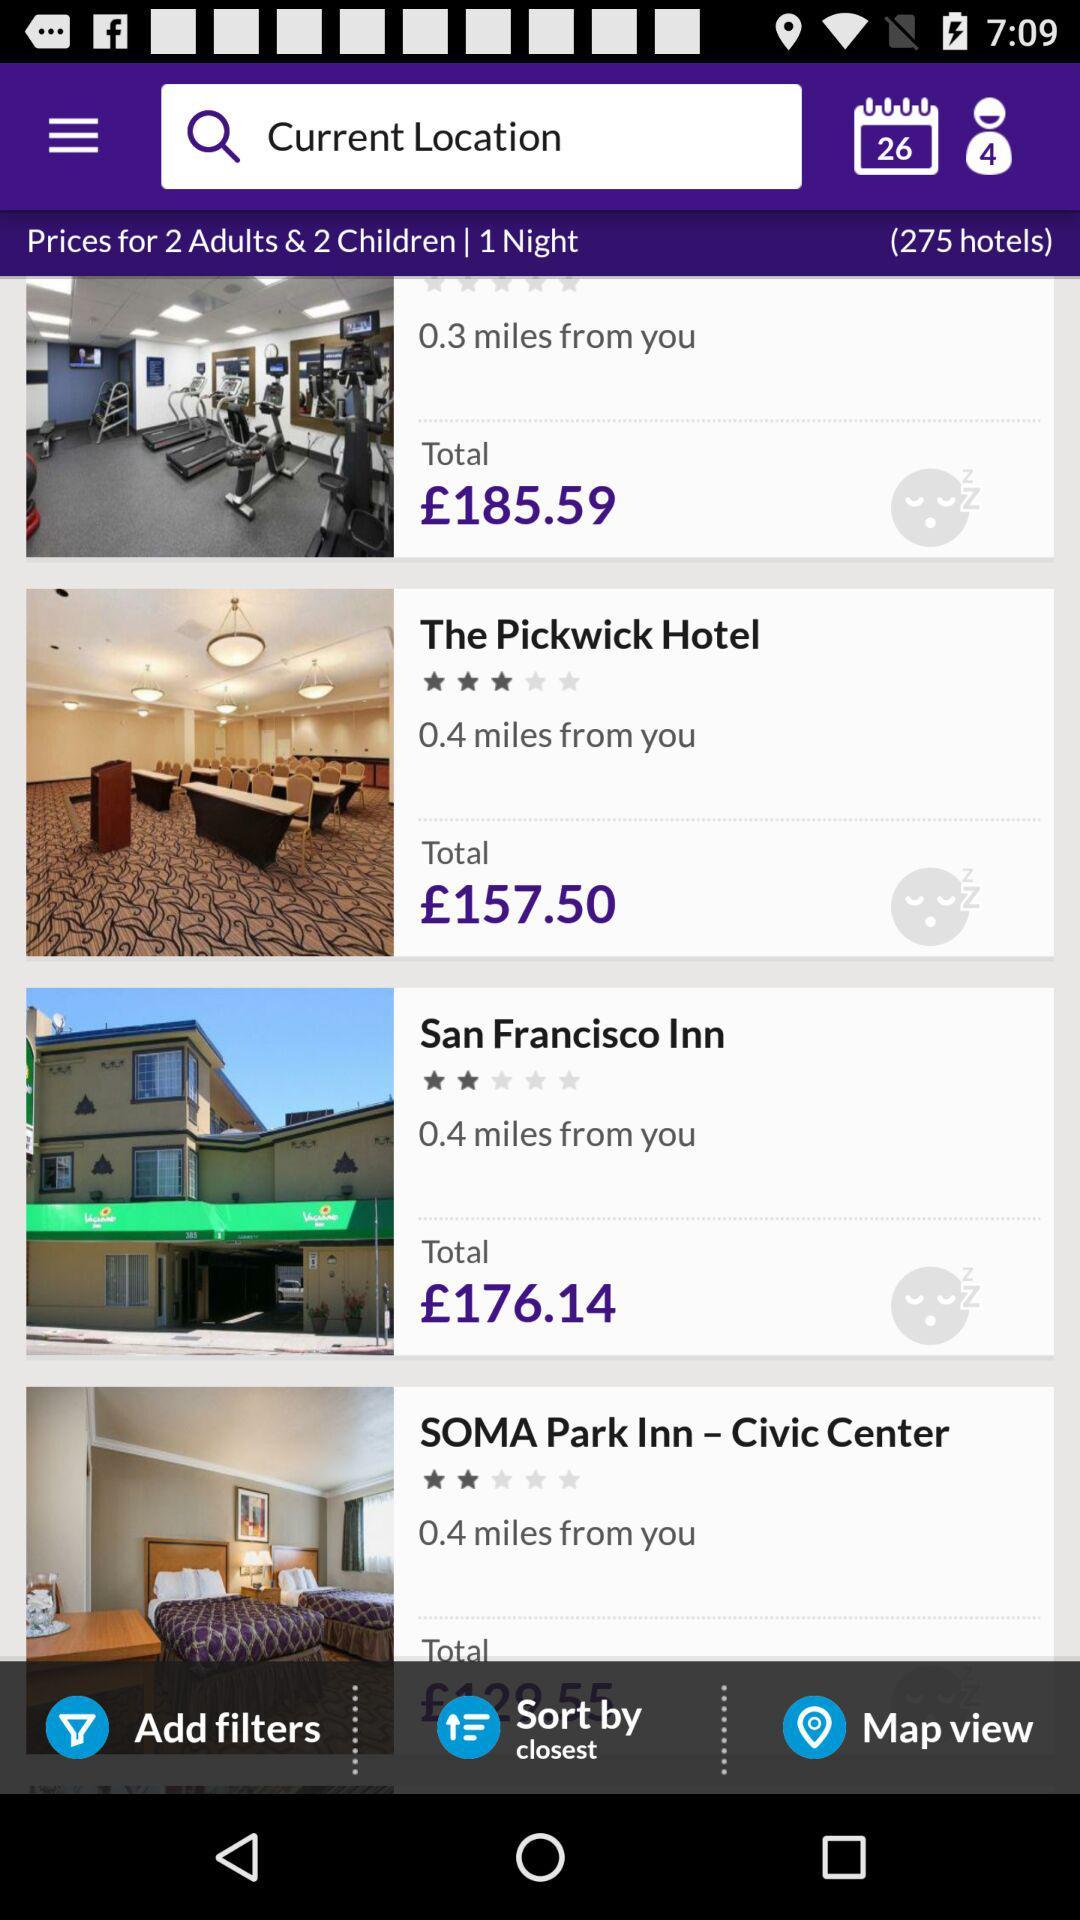  I want to click on the icons right to search field, so click(933, 135).